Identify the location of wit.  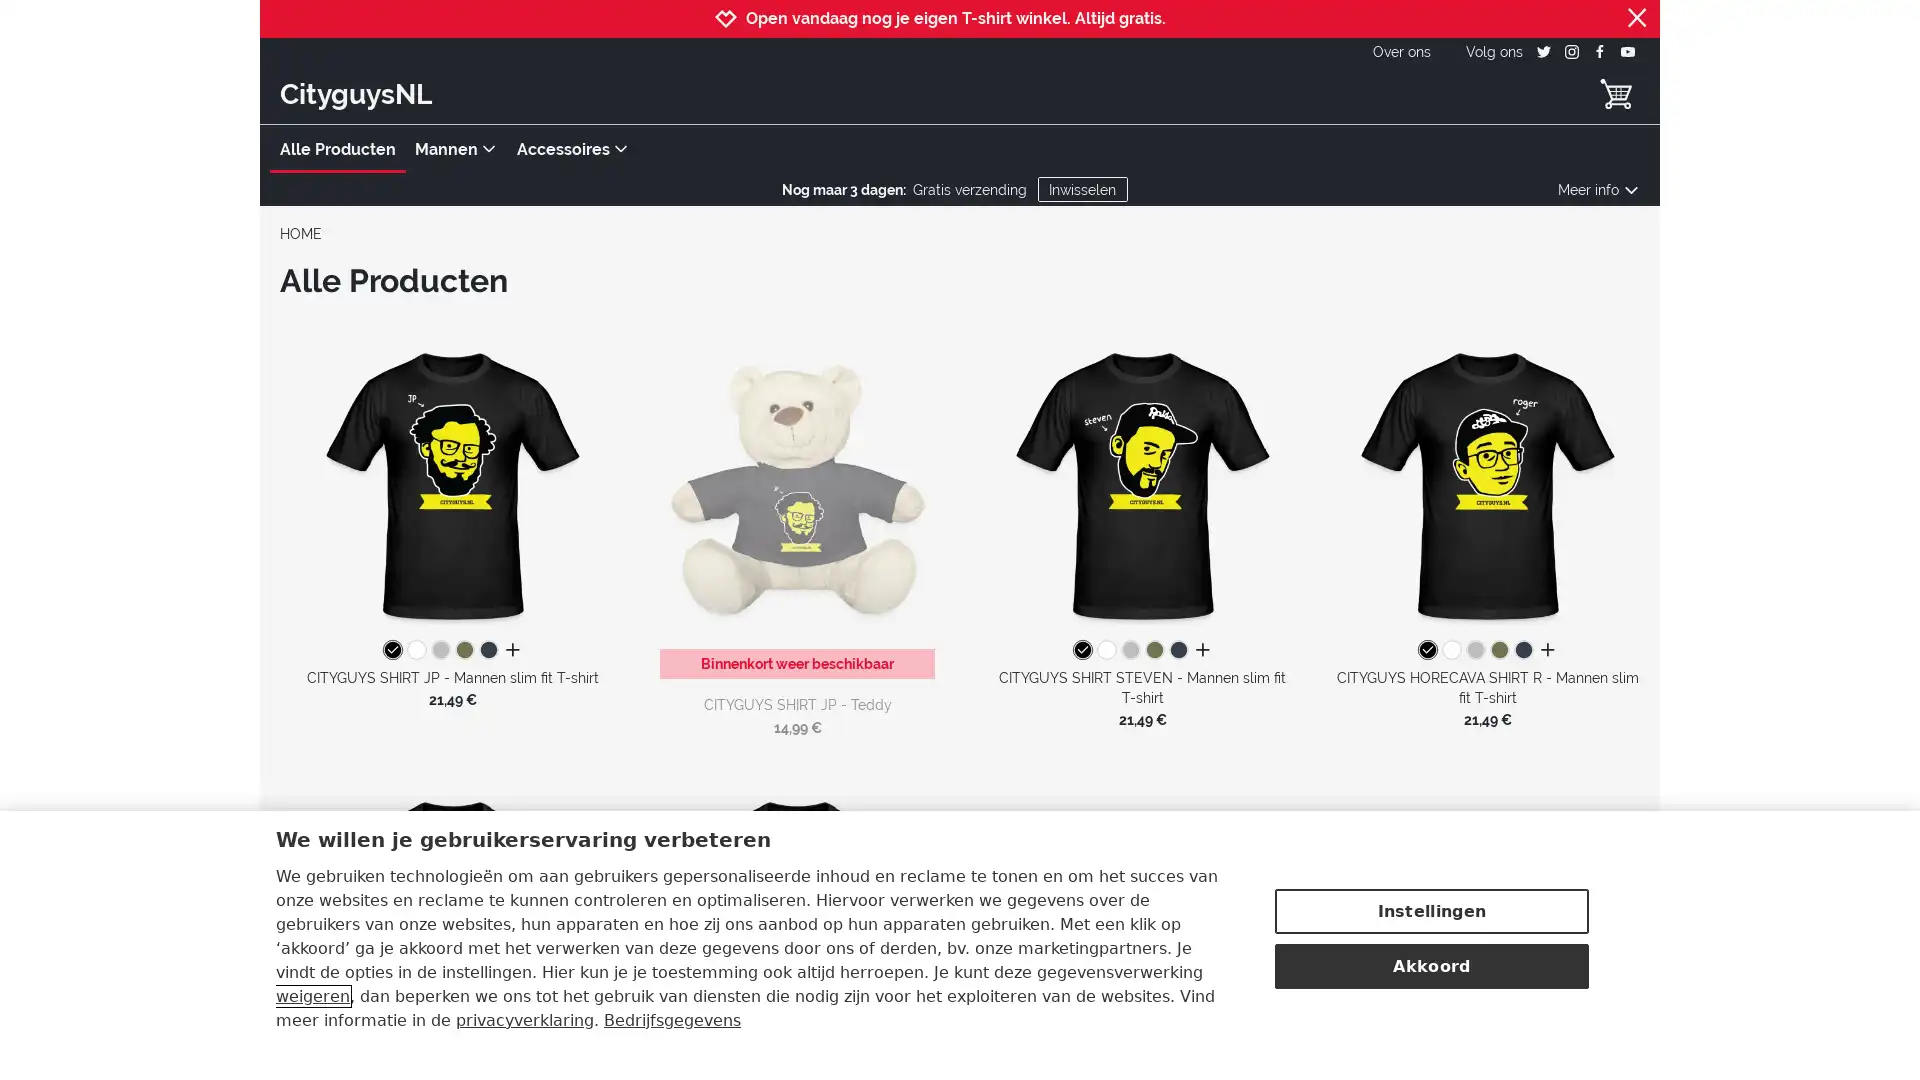
(415, 651).